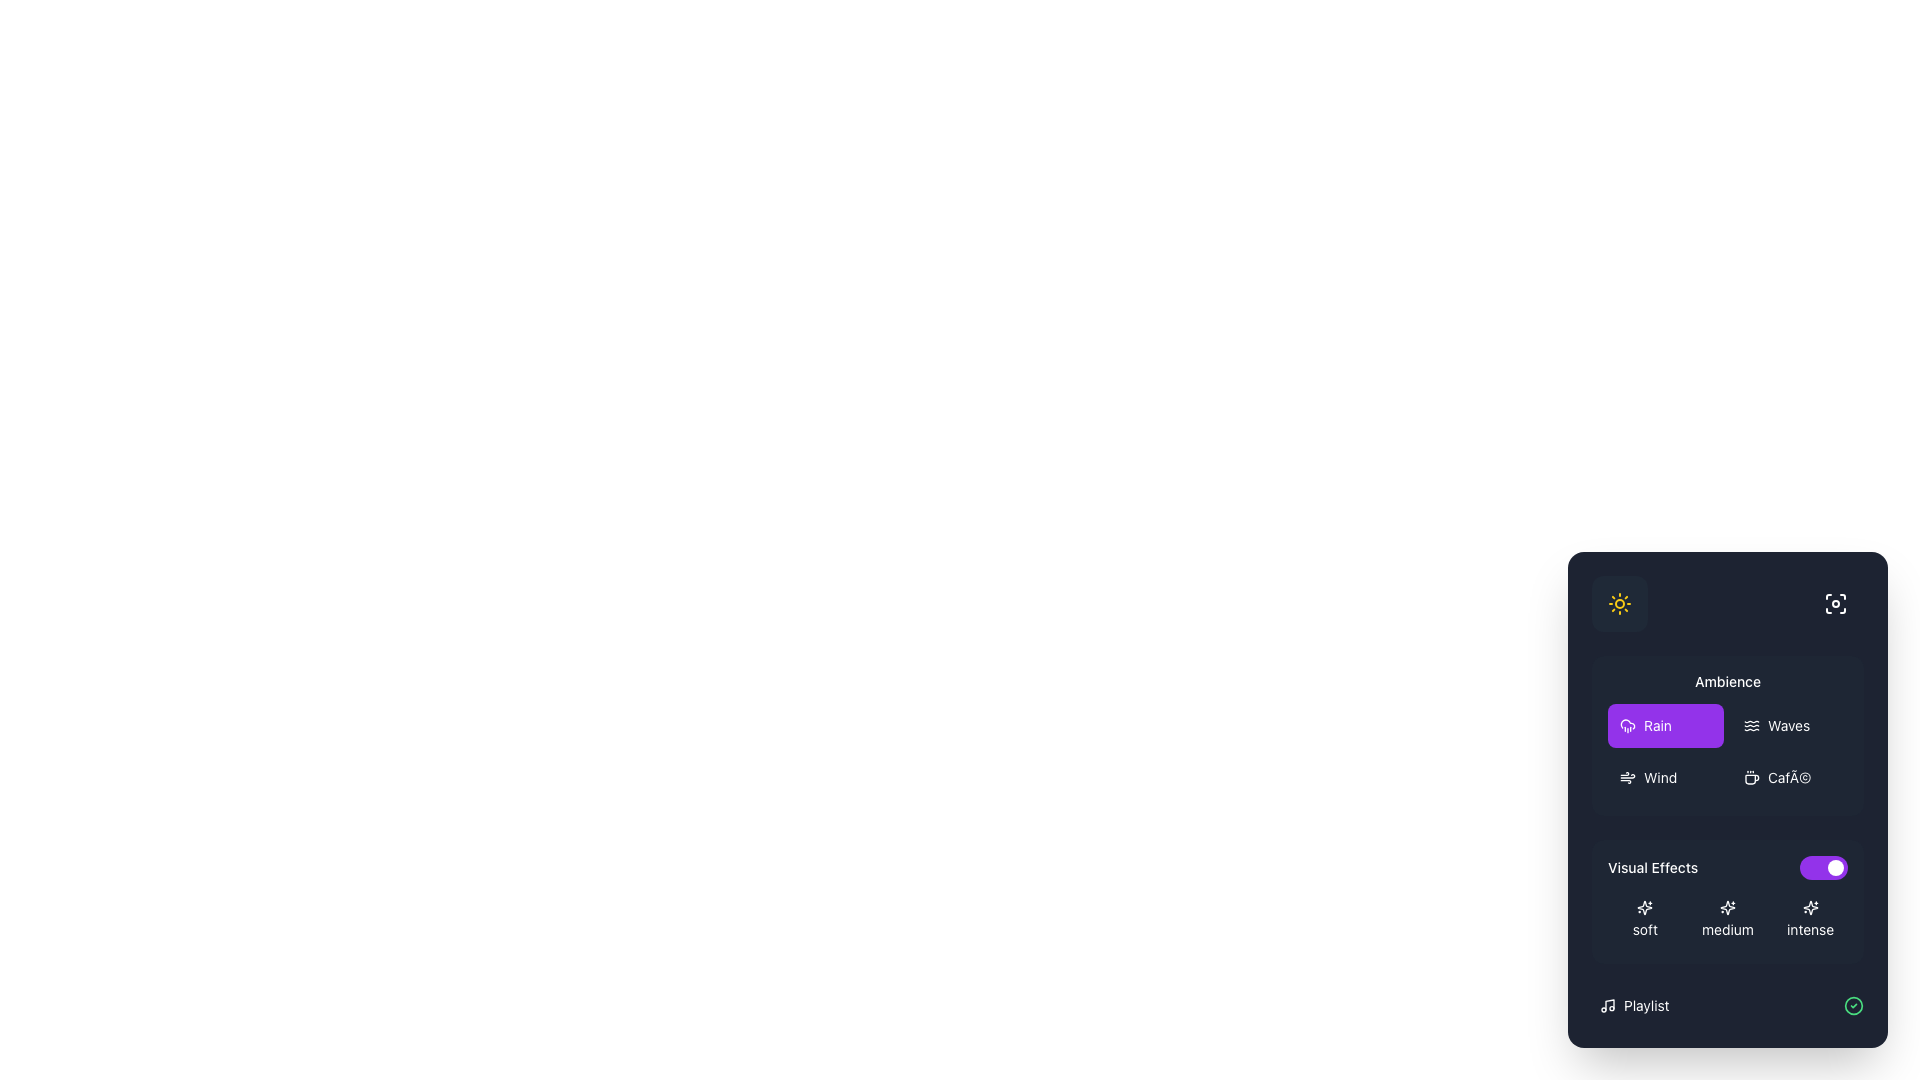  Describe the element at coordinates (1727, 840) in the screenshot. I see `the buttons in the 'Visual Effects' control panel` at that location.